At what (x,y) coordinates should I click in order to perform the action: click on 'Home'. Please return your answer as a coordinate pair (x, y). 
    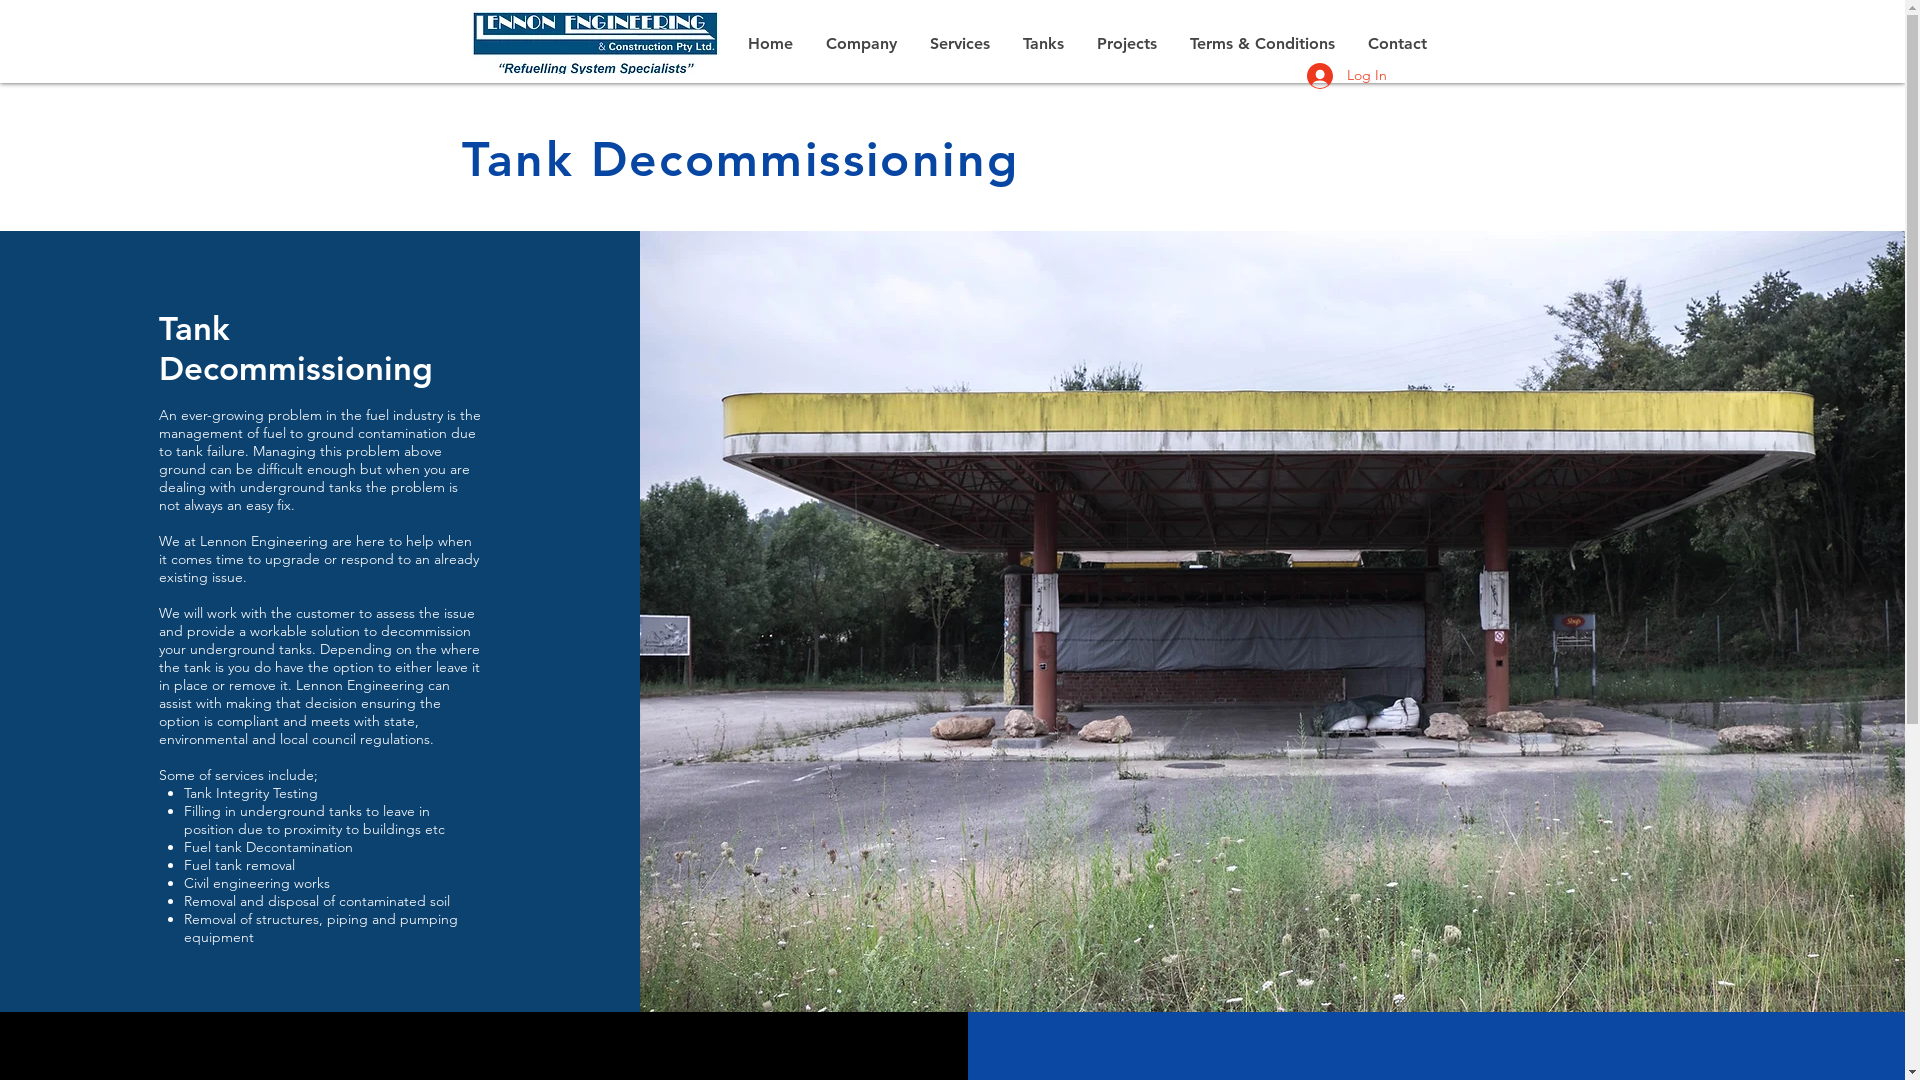
    Looking at the image, I should click on (769, 43).